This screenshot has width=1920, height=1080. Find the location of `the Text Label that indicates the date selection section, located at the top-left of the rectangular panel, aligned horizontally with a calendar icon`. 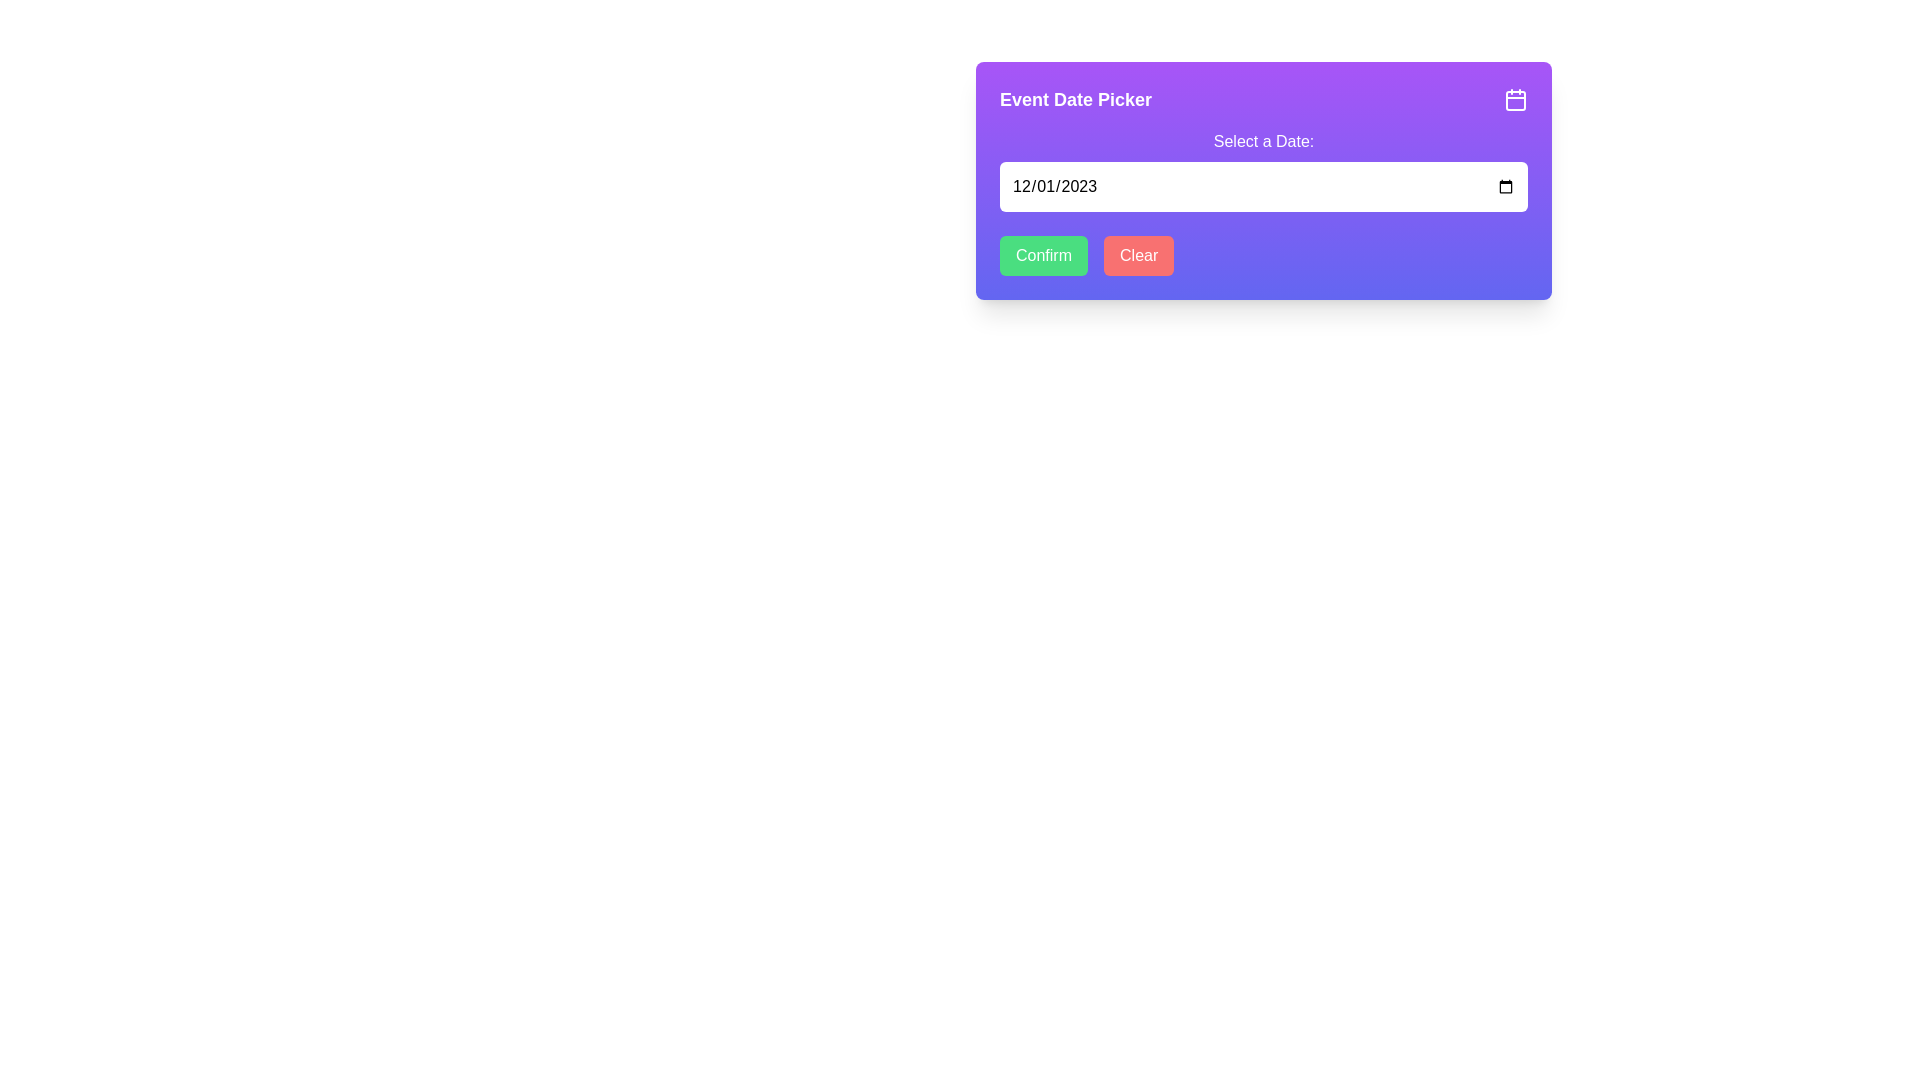

the Text Label that indicates the date selection section, located at the top-left of the rectangular panel, aligned horizontally with a calendar icon is located at coordinates (1074, 100).